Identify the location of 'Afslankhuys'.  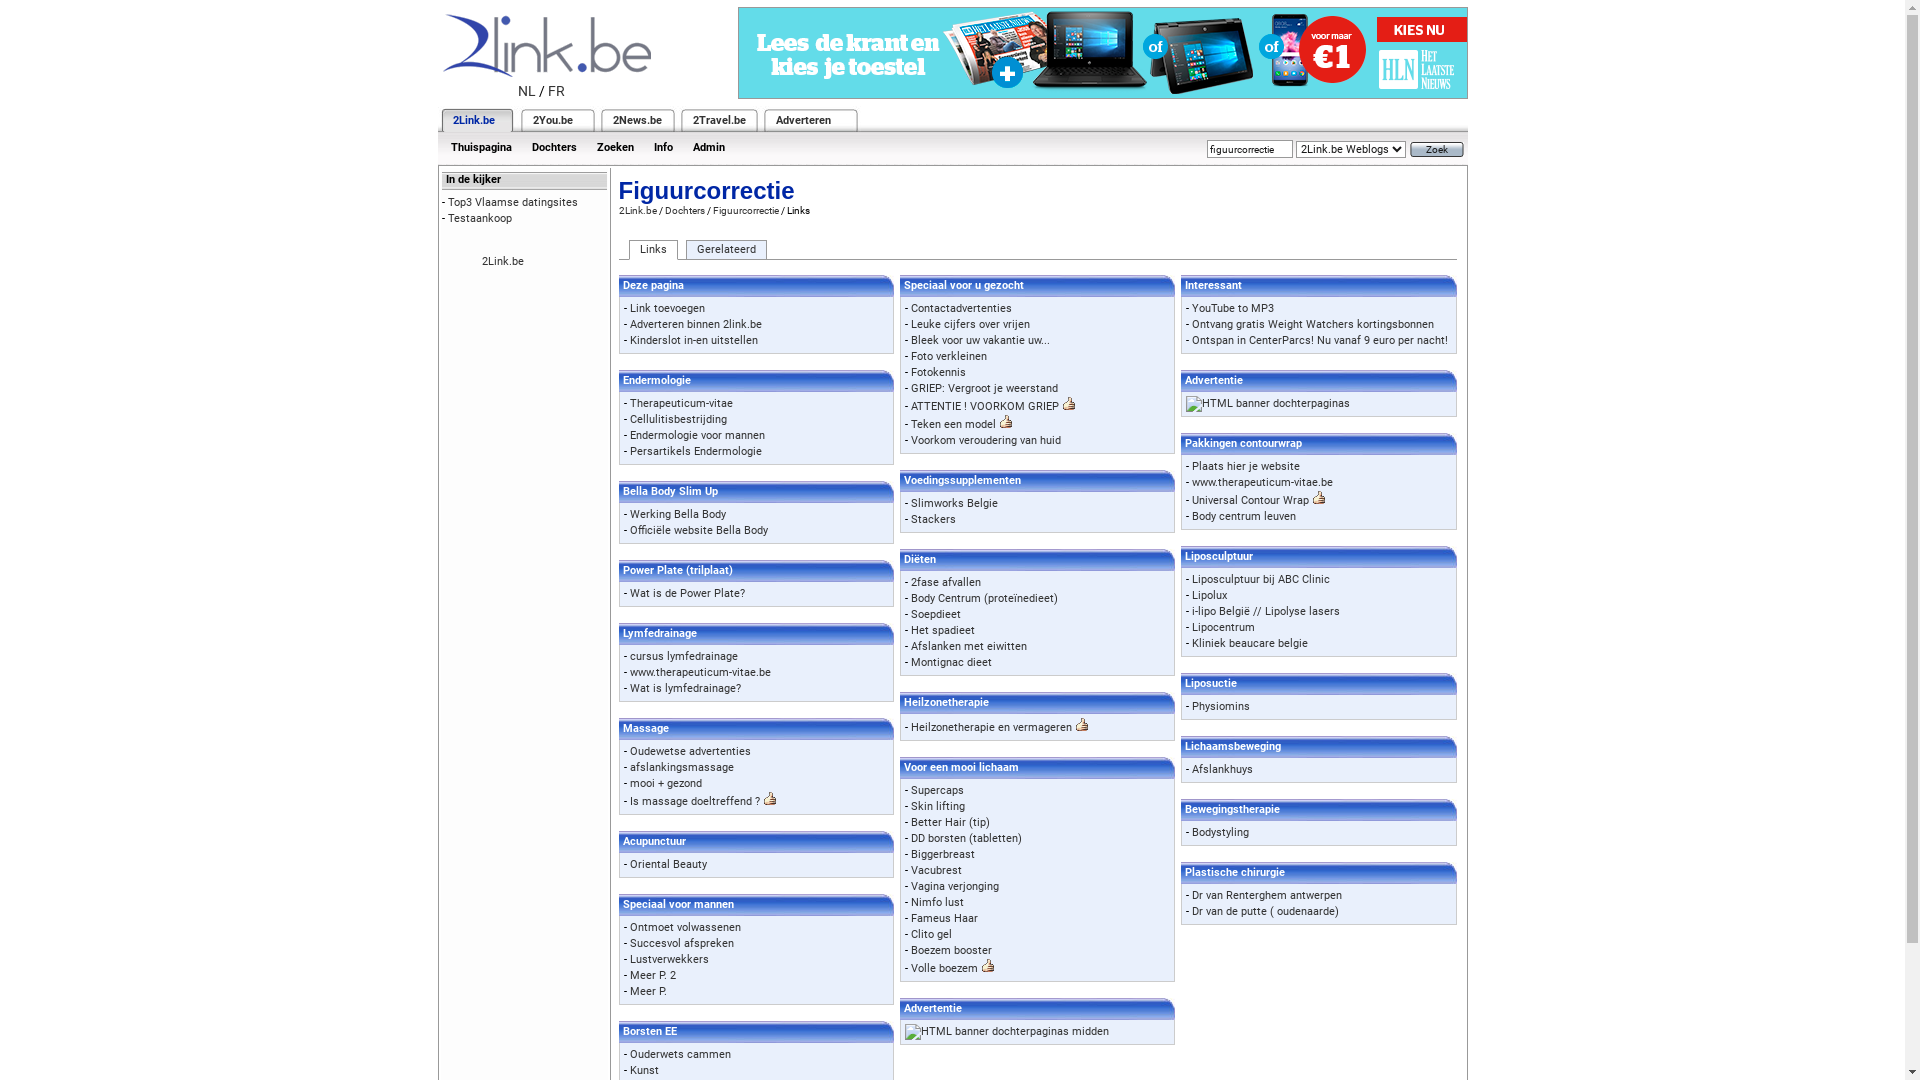
(1221, 768).